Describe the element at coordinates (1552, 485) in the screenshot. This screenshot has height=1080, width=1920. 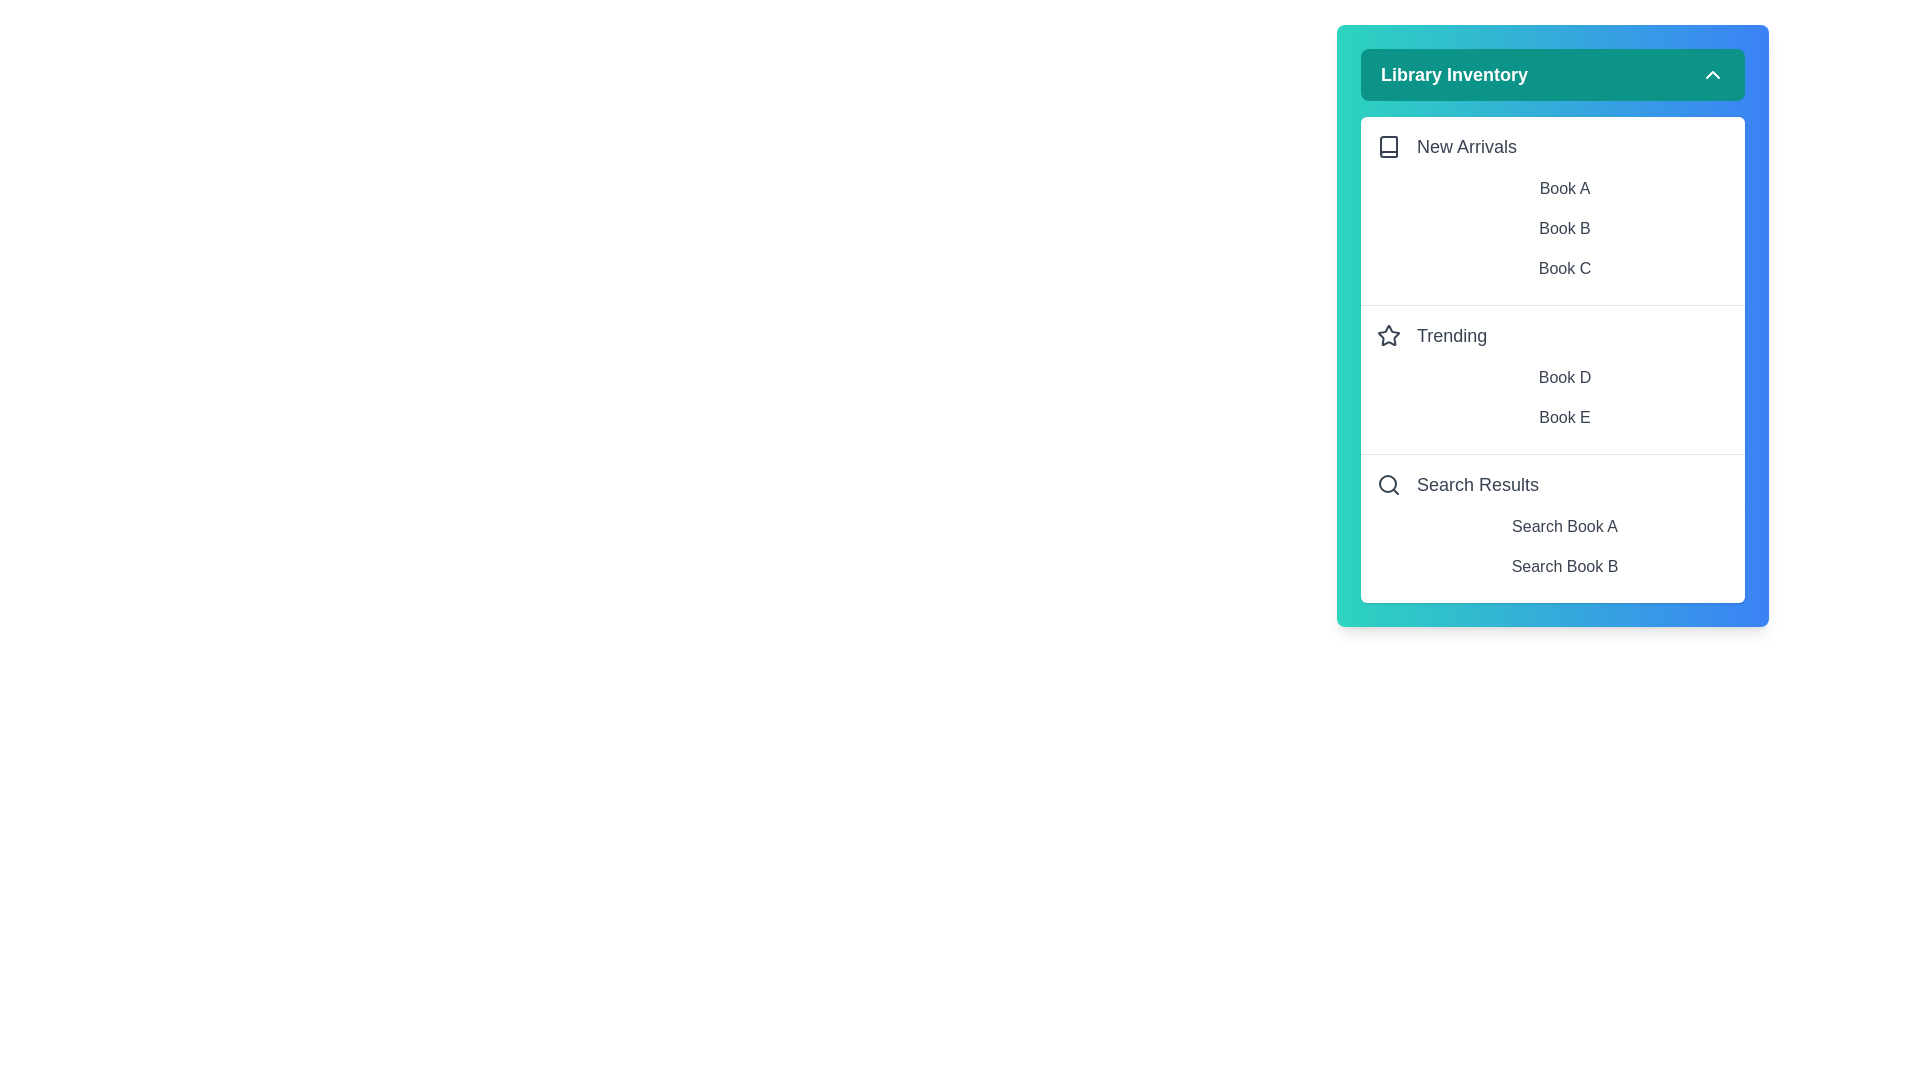
I see `the category Search Results to focus on it` at that location.